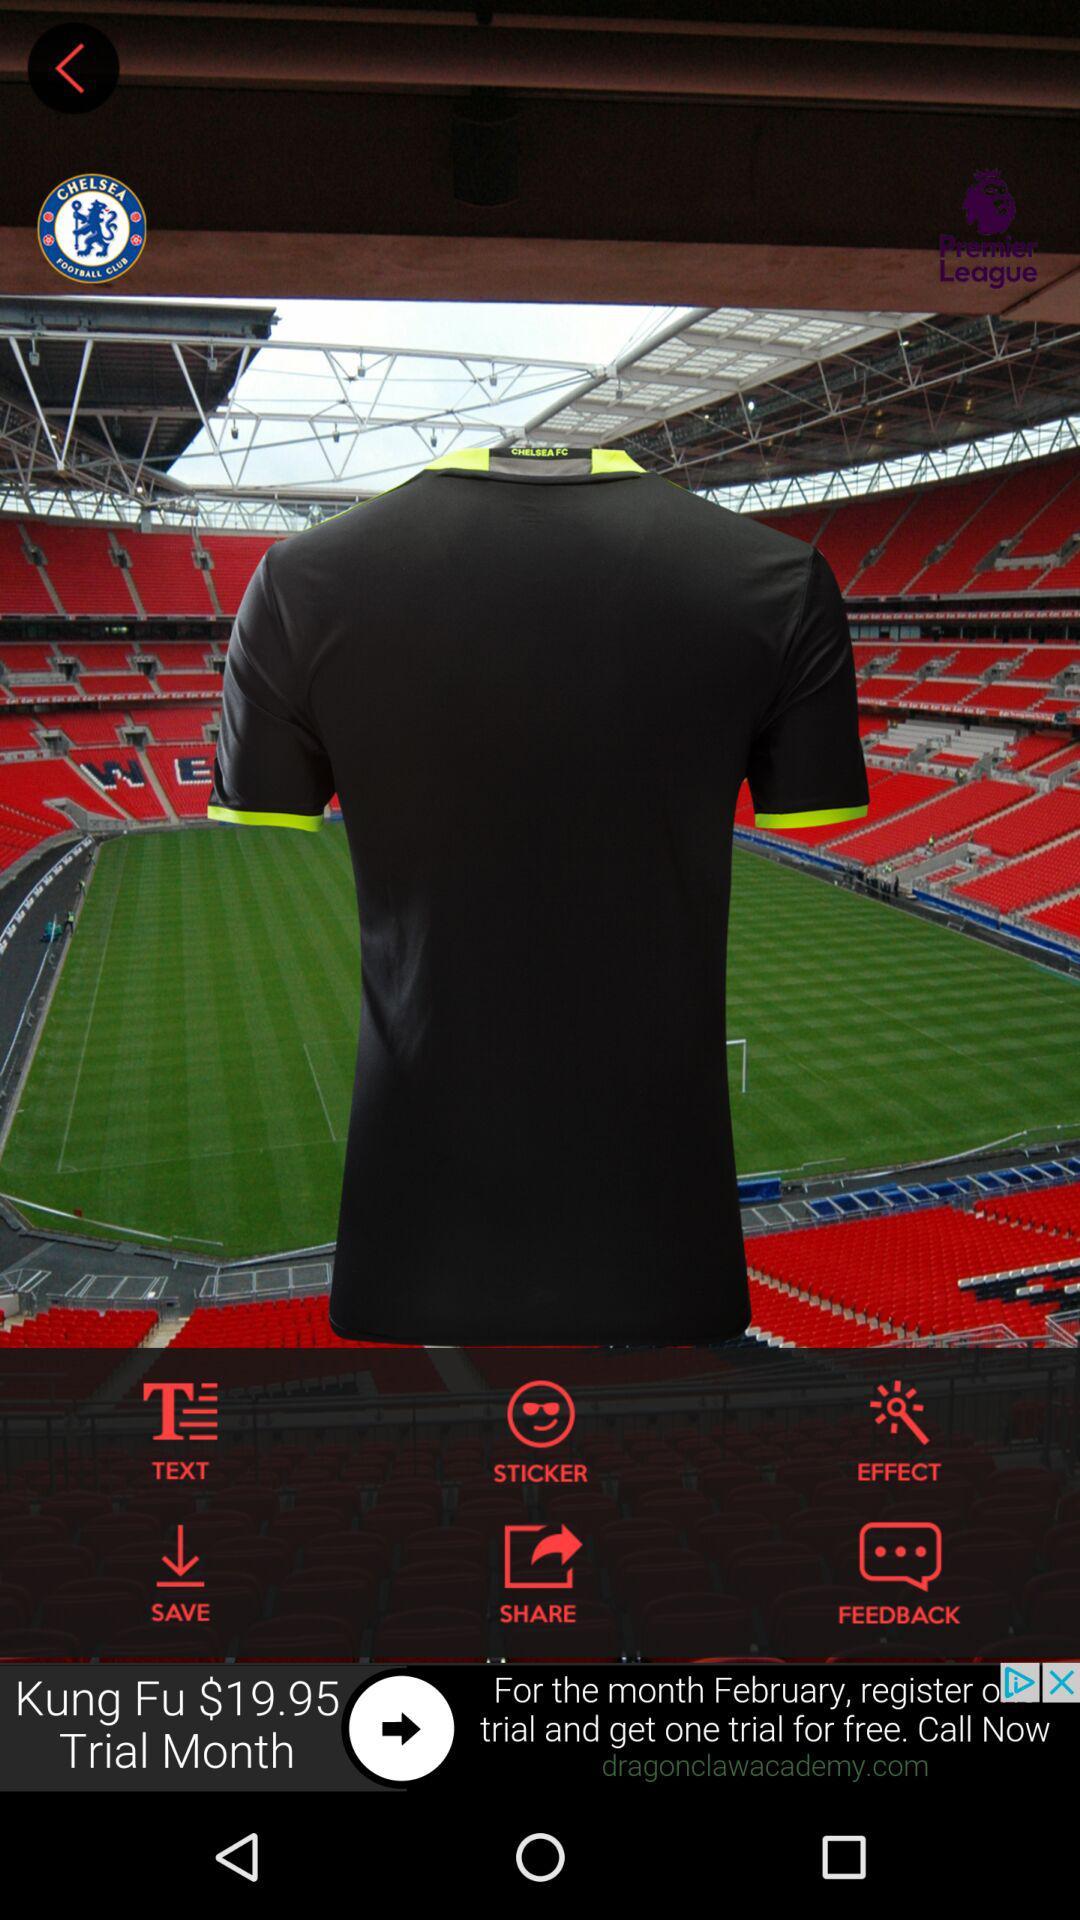 The width and height of the screenshot is (1080, 1920). Describe the element at coordinates (180, 1430) in the screenshot. I see `text to shirt` at that location.